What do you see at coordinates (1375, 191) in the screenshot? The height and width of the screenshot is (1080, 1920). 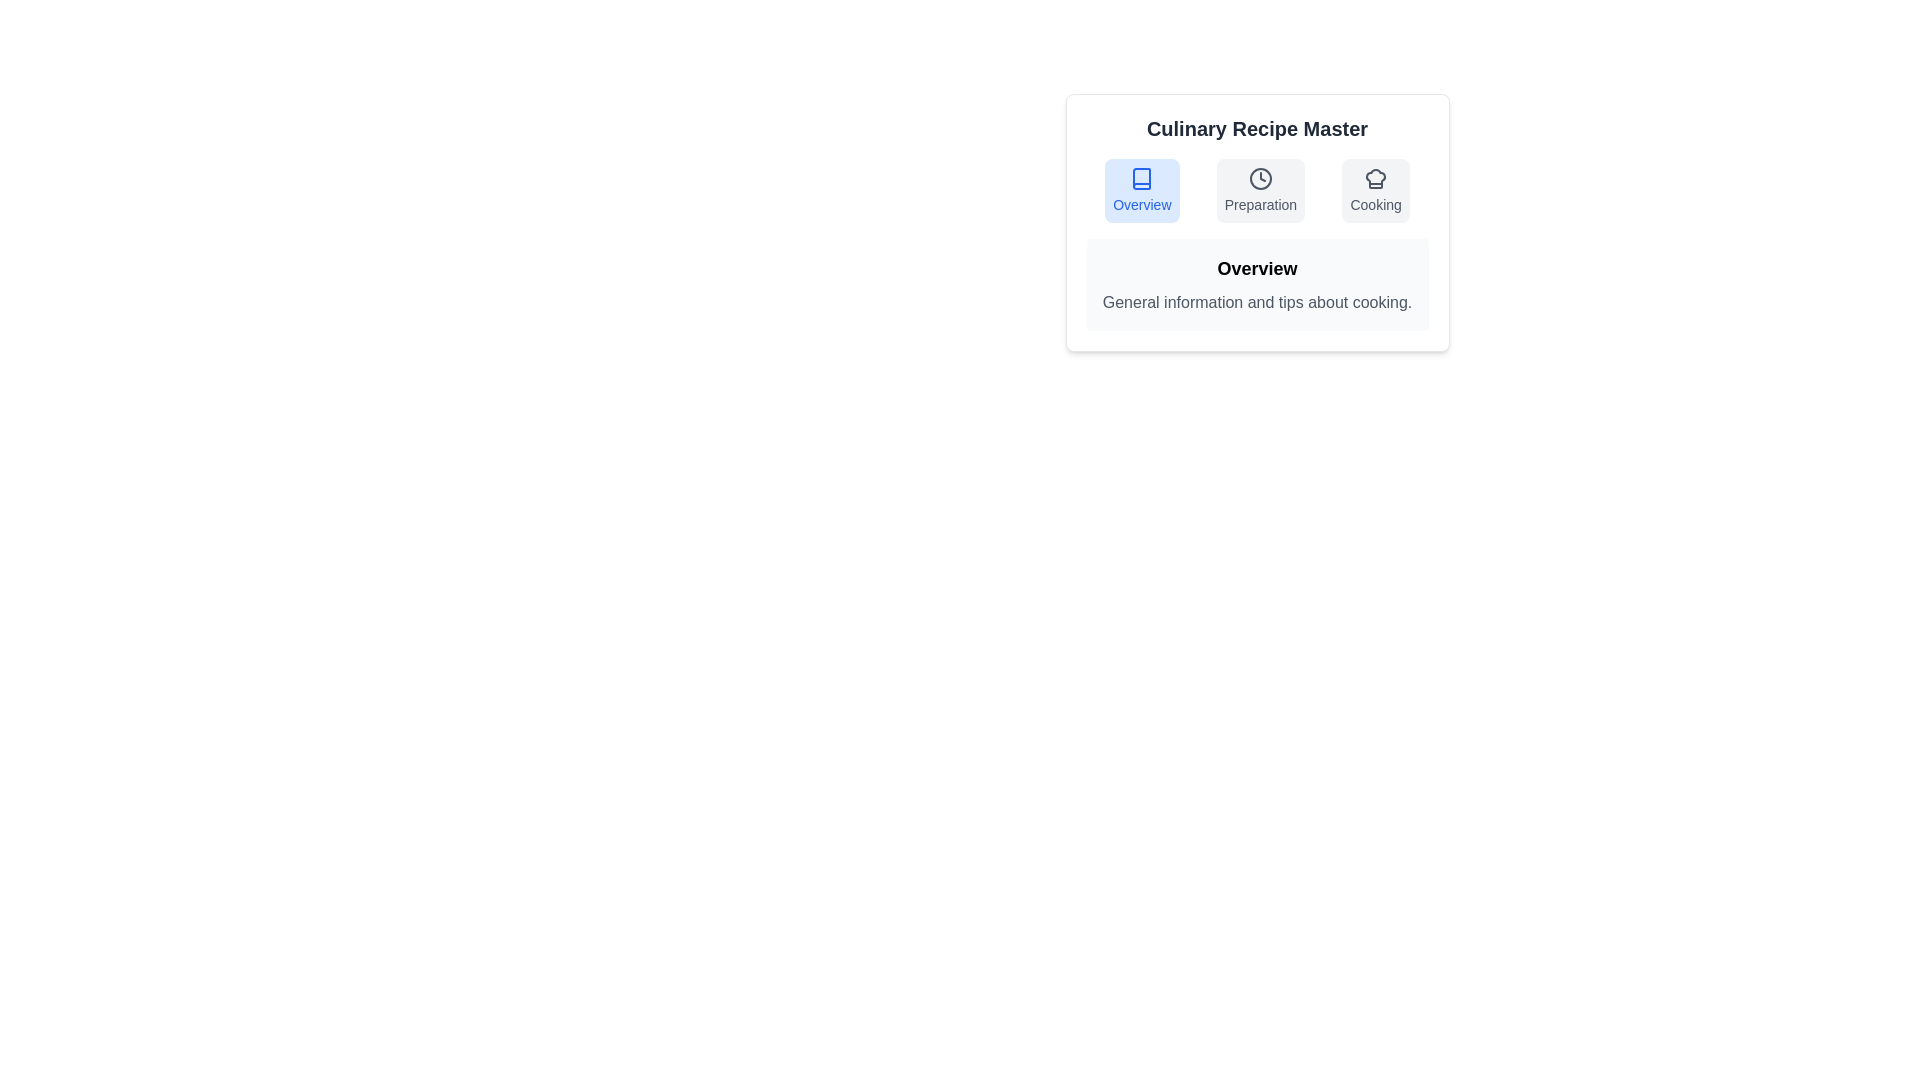 I see `the Cooking tab by clicking on its button` at bounding box center [1375, 191].